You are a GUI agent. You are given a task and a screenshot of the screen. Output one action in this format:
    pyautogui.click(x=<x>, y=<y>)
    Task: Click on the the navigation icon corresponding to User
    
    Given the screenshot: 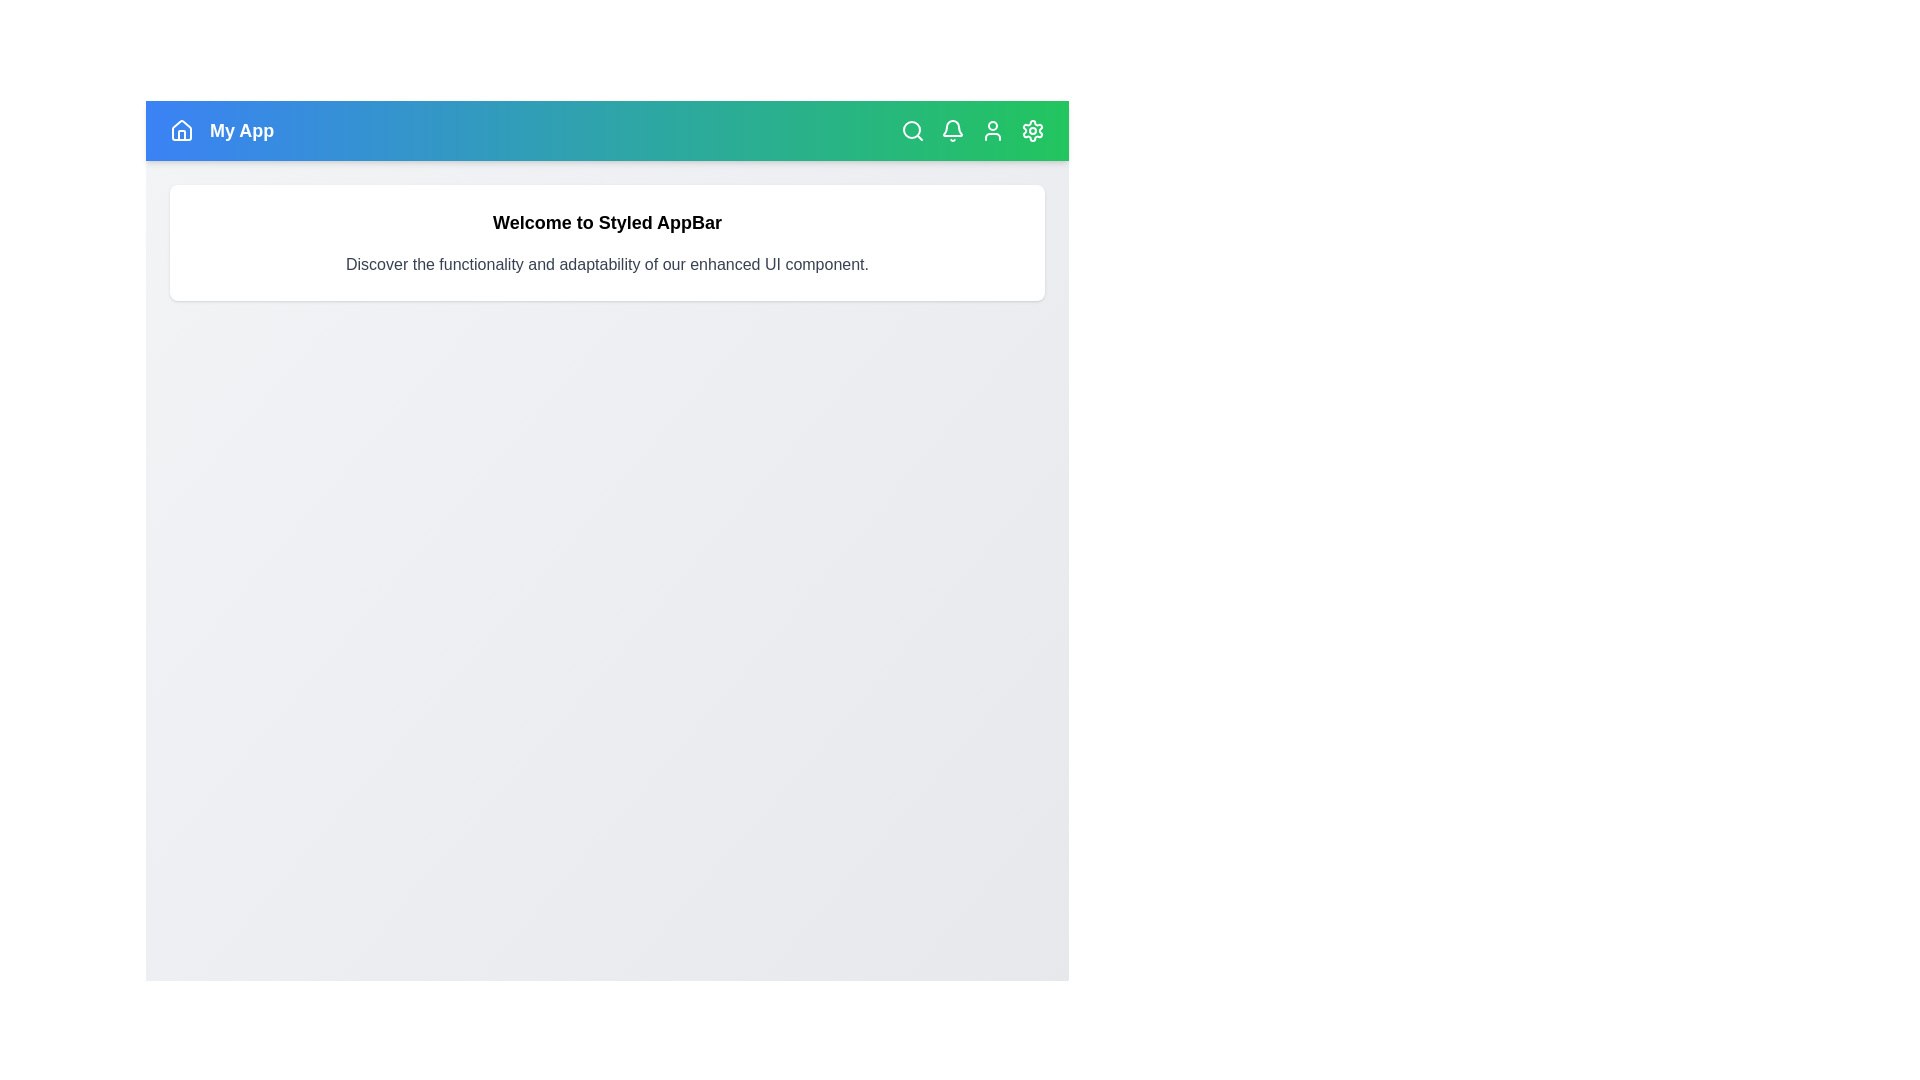 What is the action you would take?
    pyautogui.click(x=993, y=131)
    